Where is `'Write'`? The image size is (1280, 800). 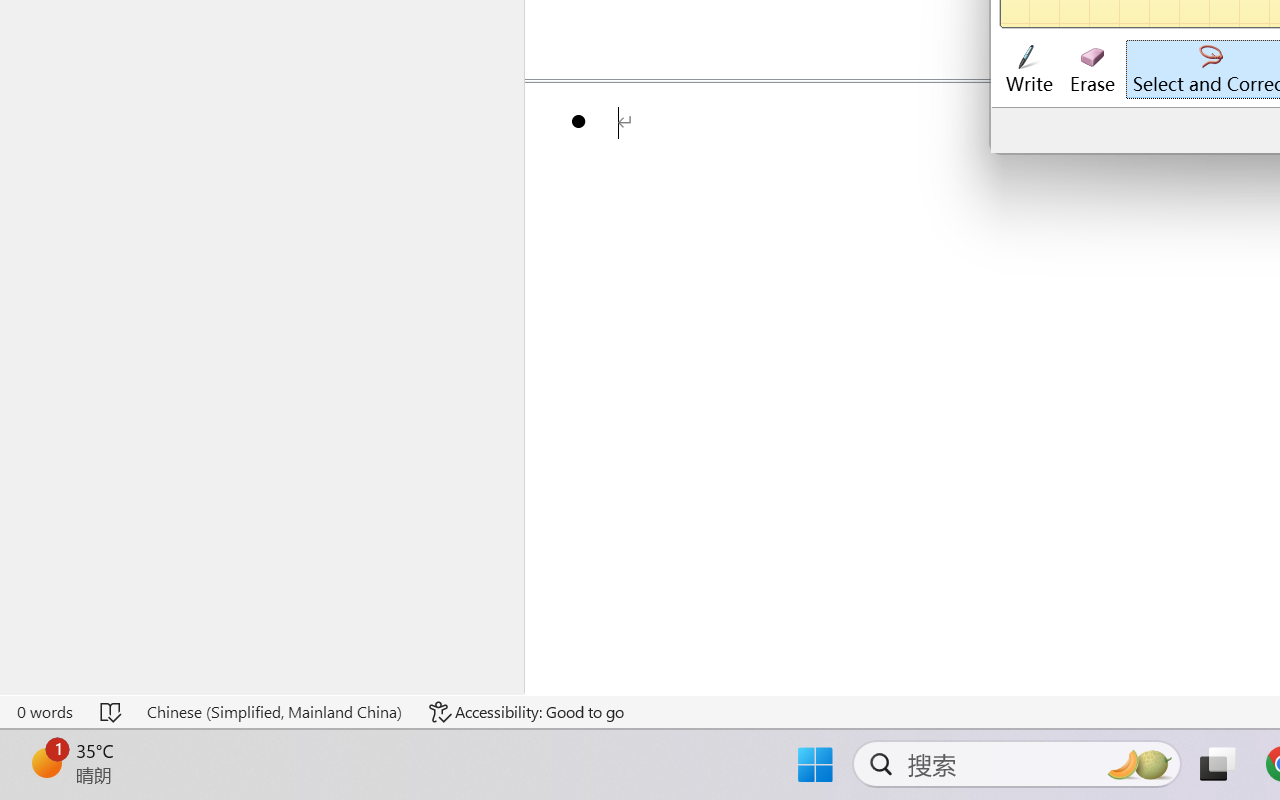 'Write' is located at coordinates (1029, 69).